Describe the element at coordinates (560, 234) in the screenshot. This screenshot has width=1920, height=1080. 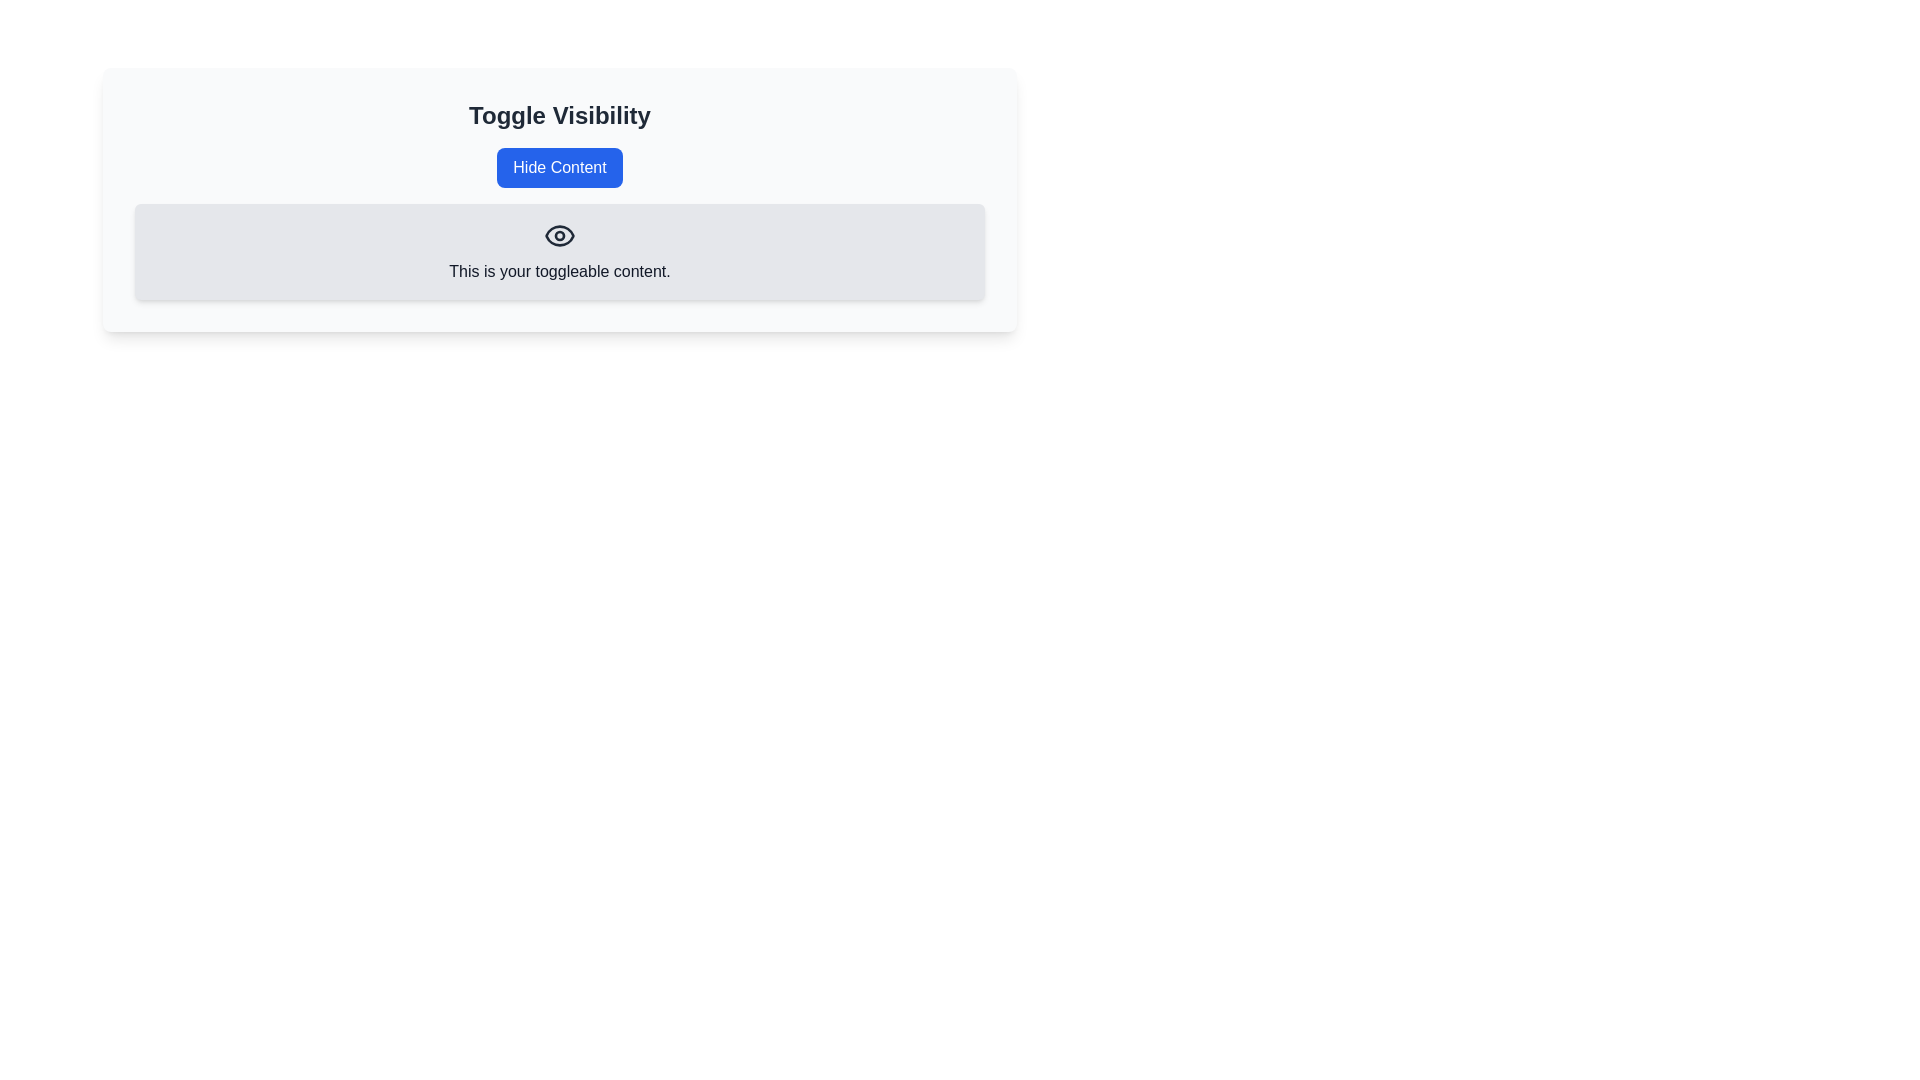
I see `the black stylized eye icon that is centrally located above the text 'This is your toggleable content.' within the gray content box` at that location.